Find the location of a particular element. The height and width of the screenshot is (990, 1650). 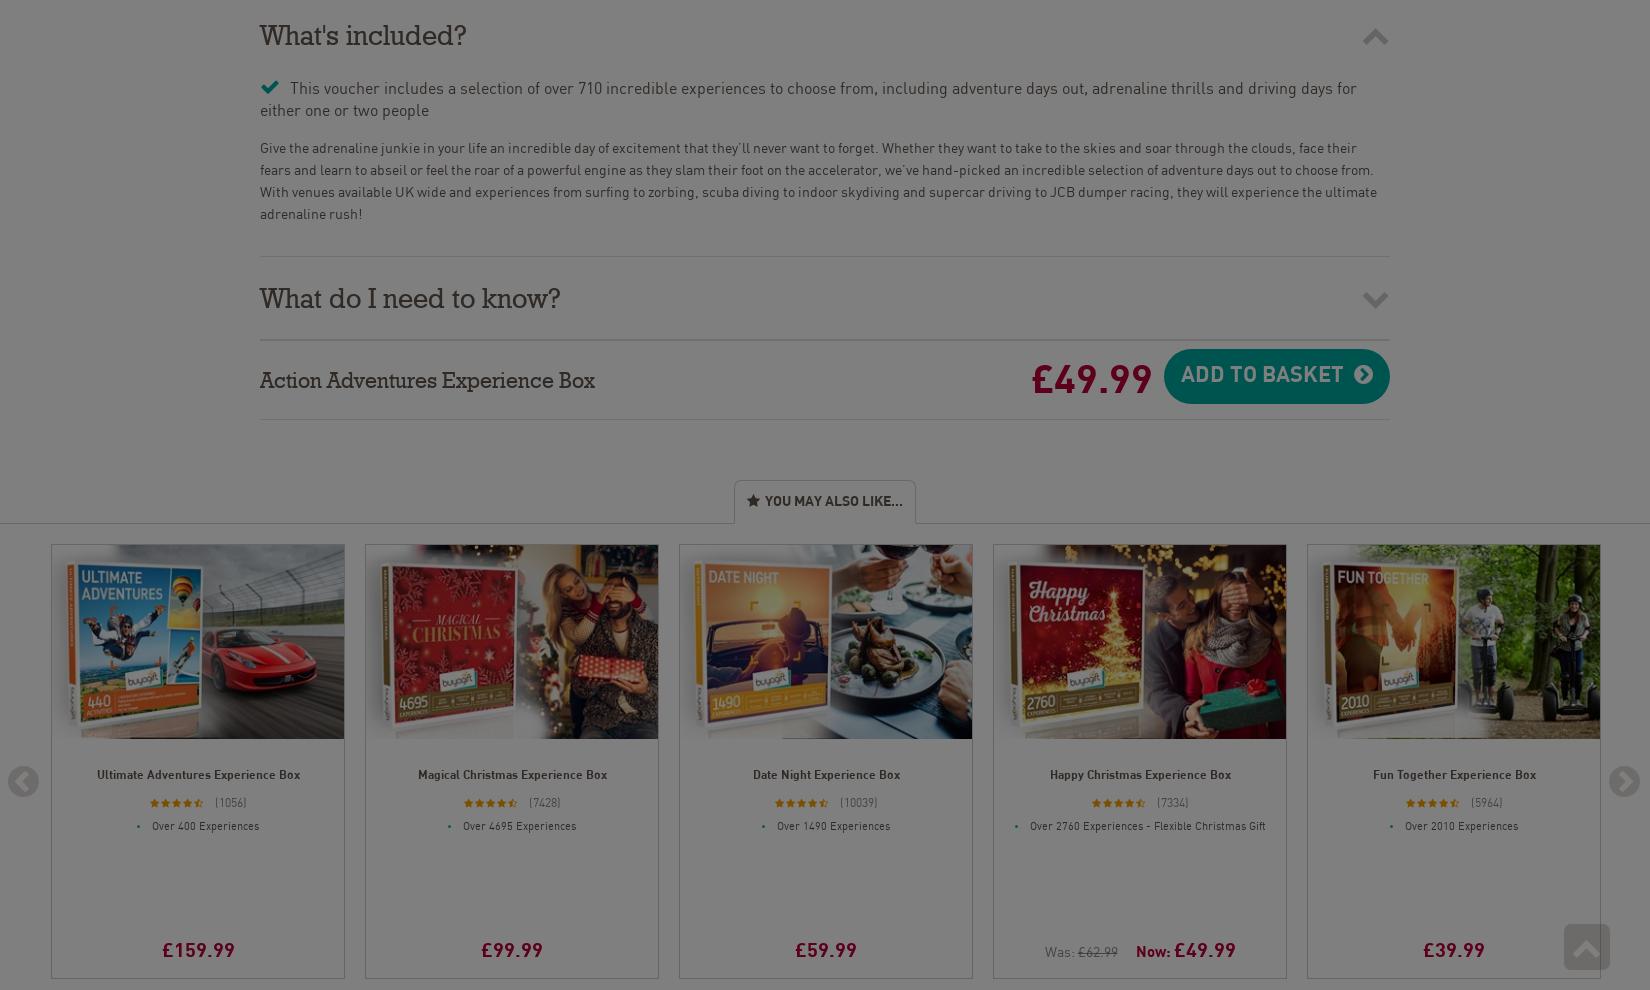

'£39.99' is located at coordinates (1452, 947).